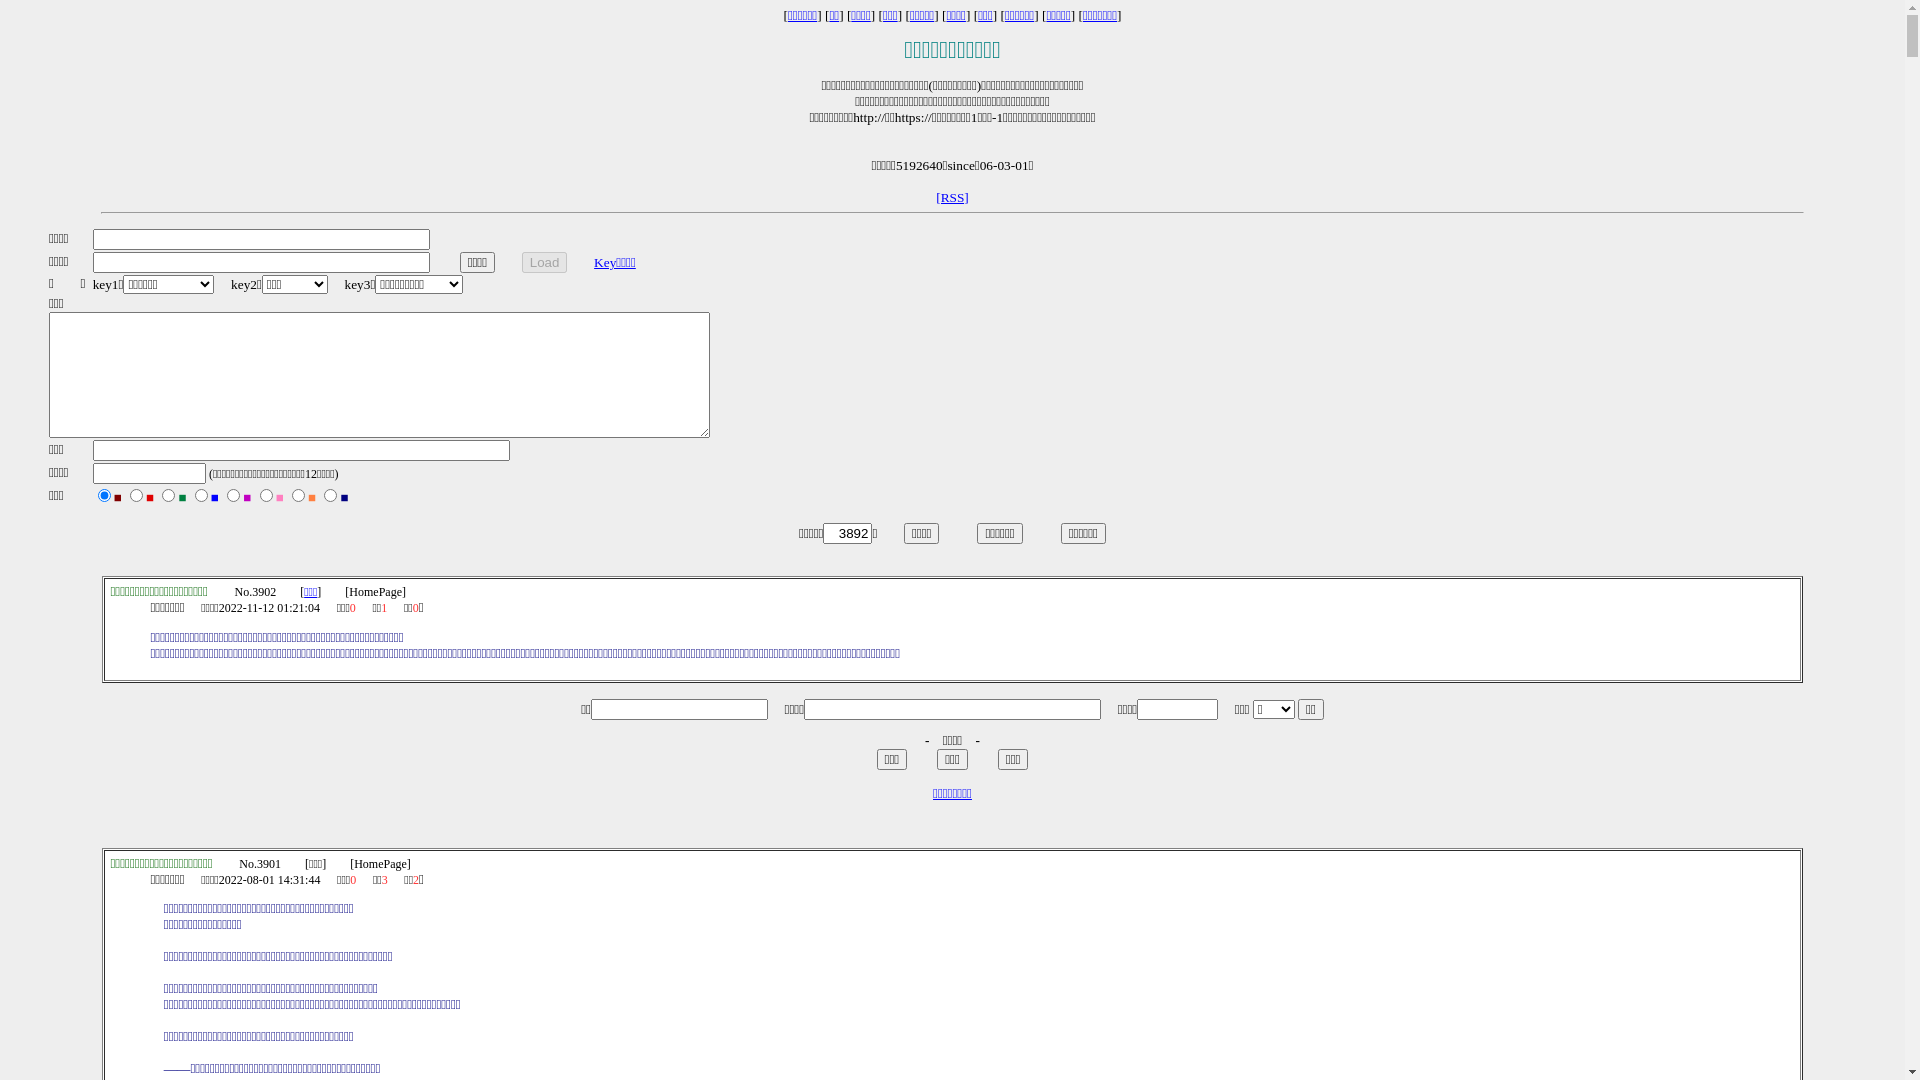  What do you see at coordinates (951, 197) in the screenshot?
I see `'[RSS]'` at bounding box center [951, 197].